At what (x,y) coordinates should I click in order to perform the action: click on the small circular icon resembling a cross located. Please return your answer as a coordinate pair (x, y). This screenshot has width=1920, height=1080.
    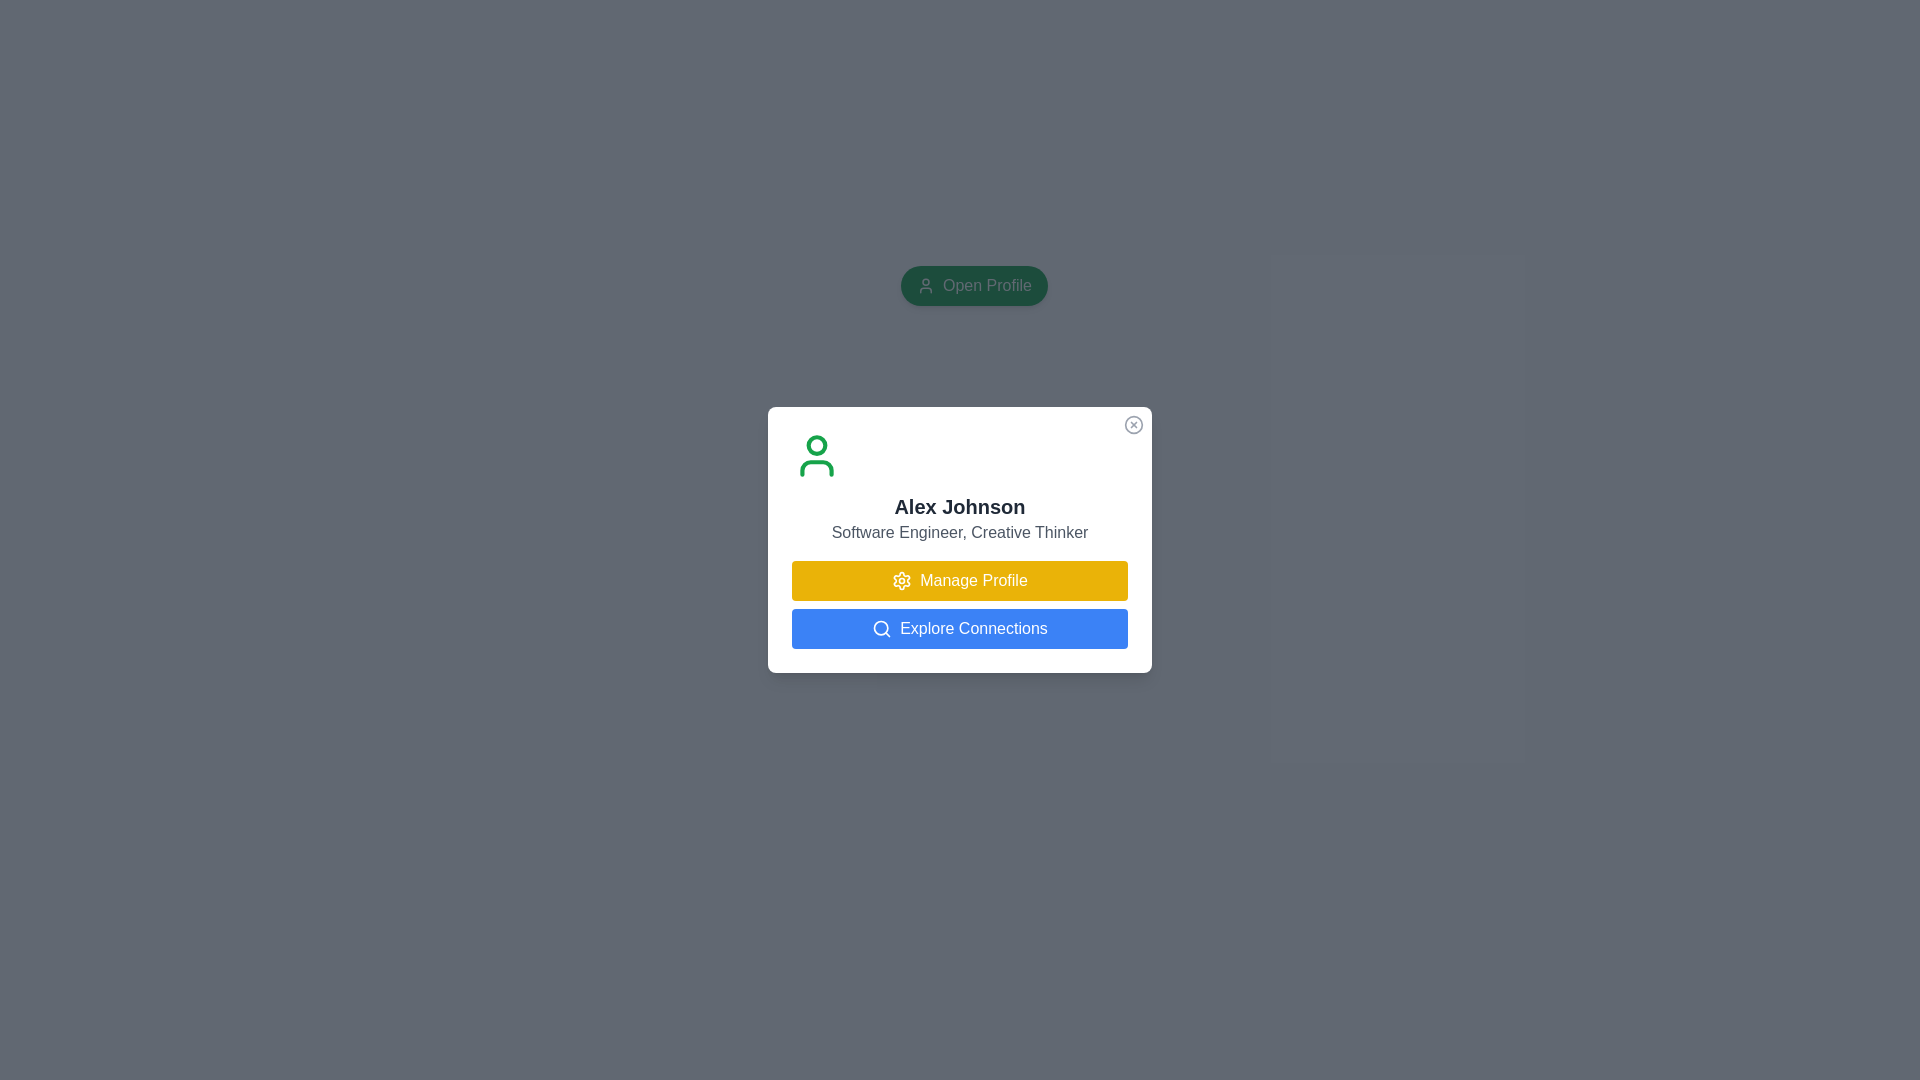
    Looking at the image, I should click on (1133, 423).